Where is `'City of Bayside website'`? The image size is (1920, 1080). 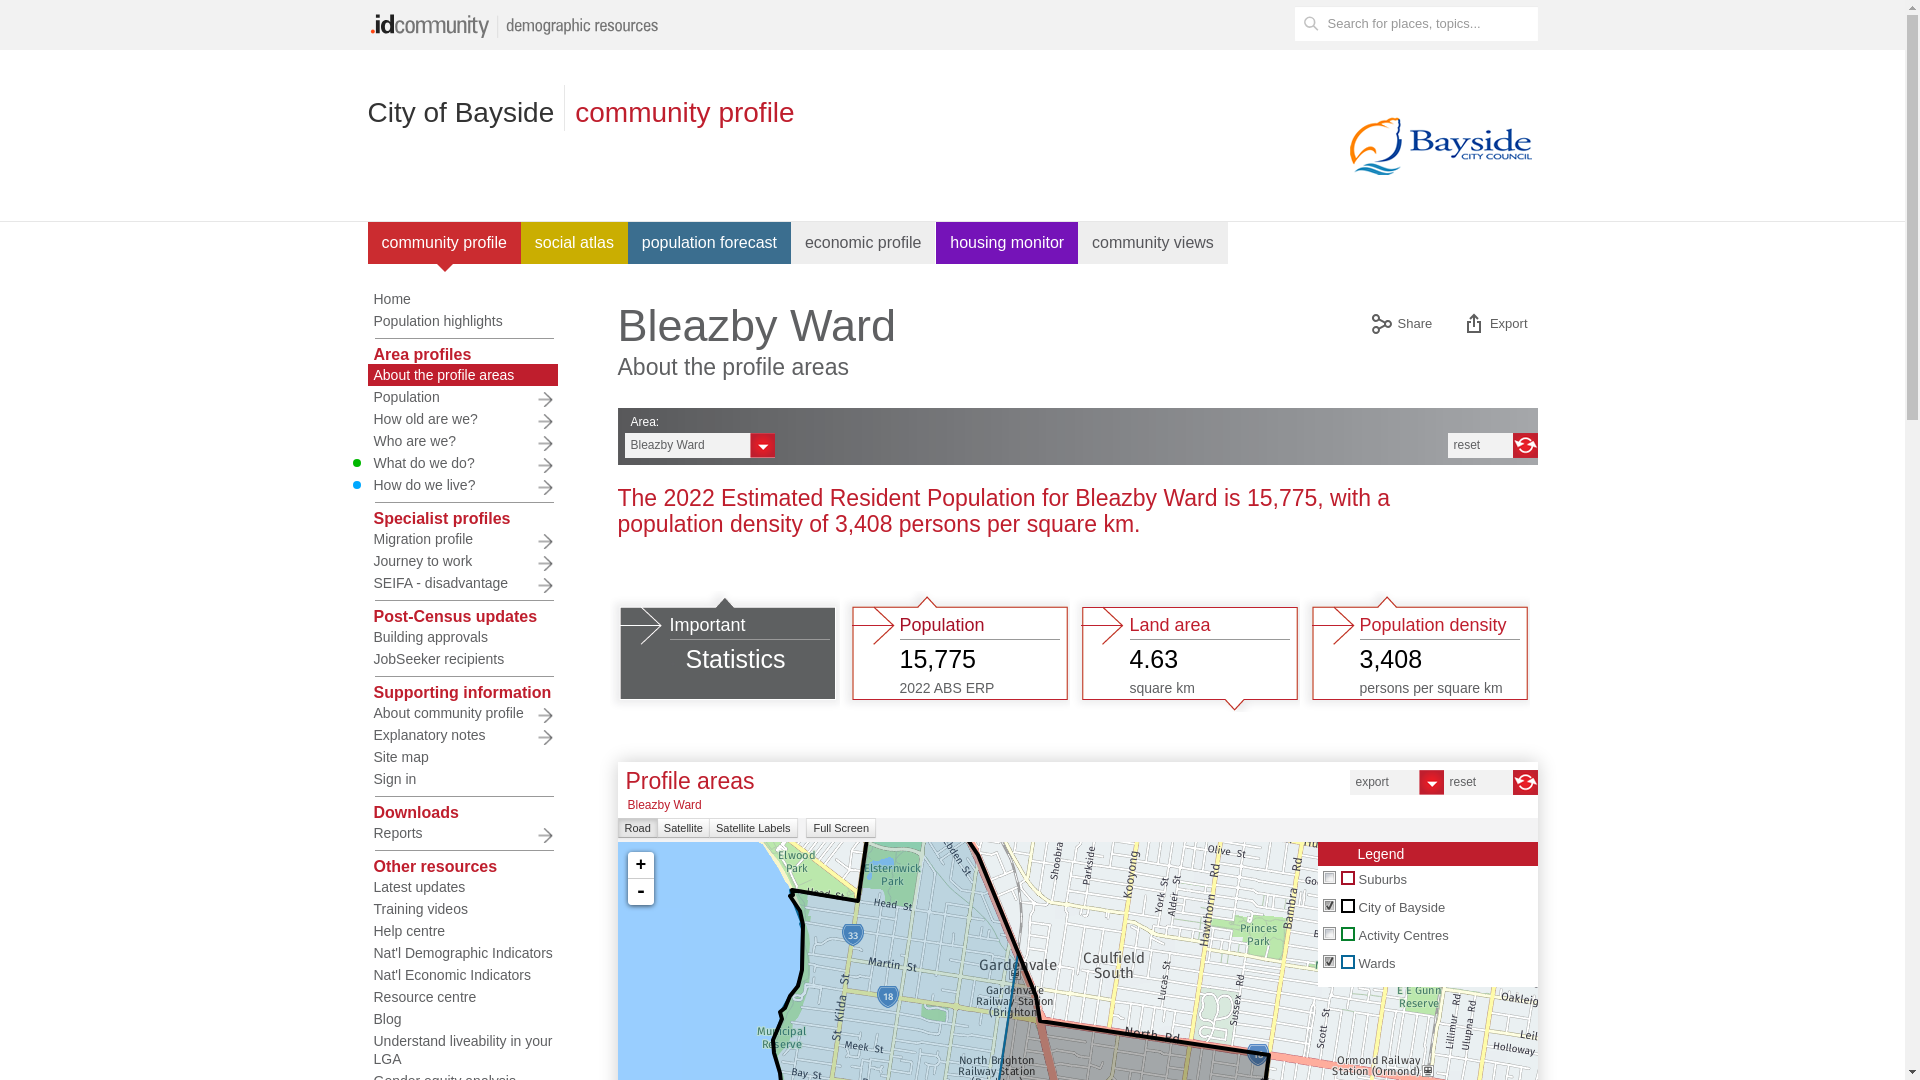
'City of Bayside website' is located at coordinates (1338, 144).